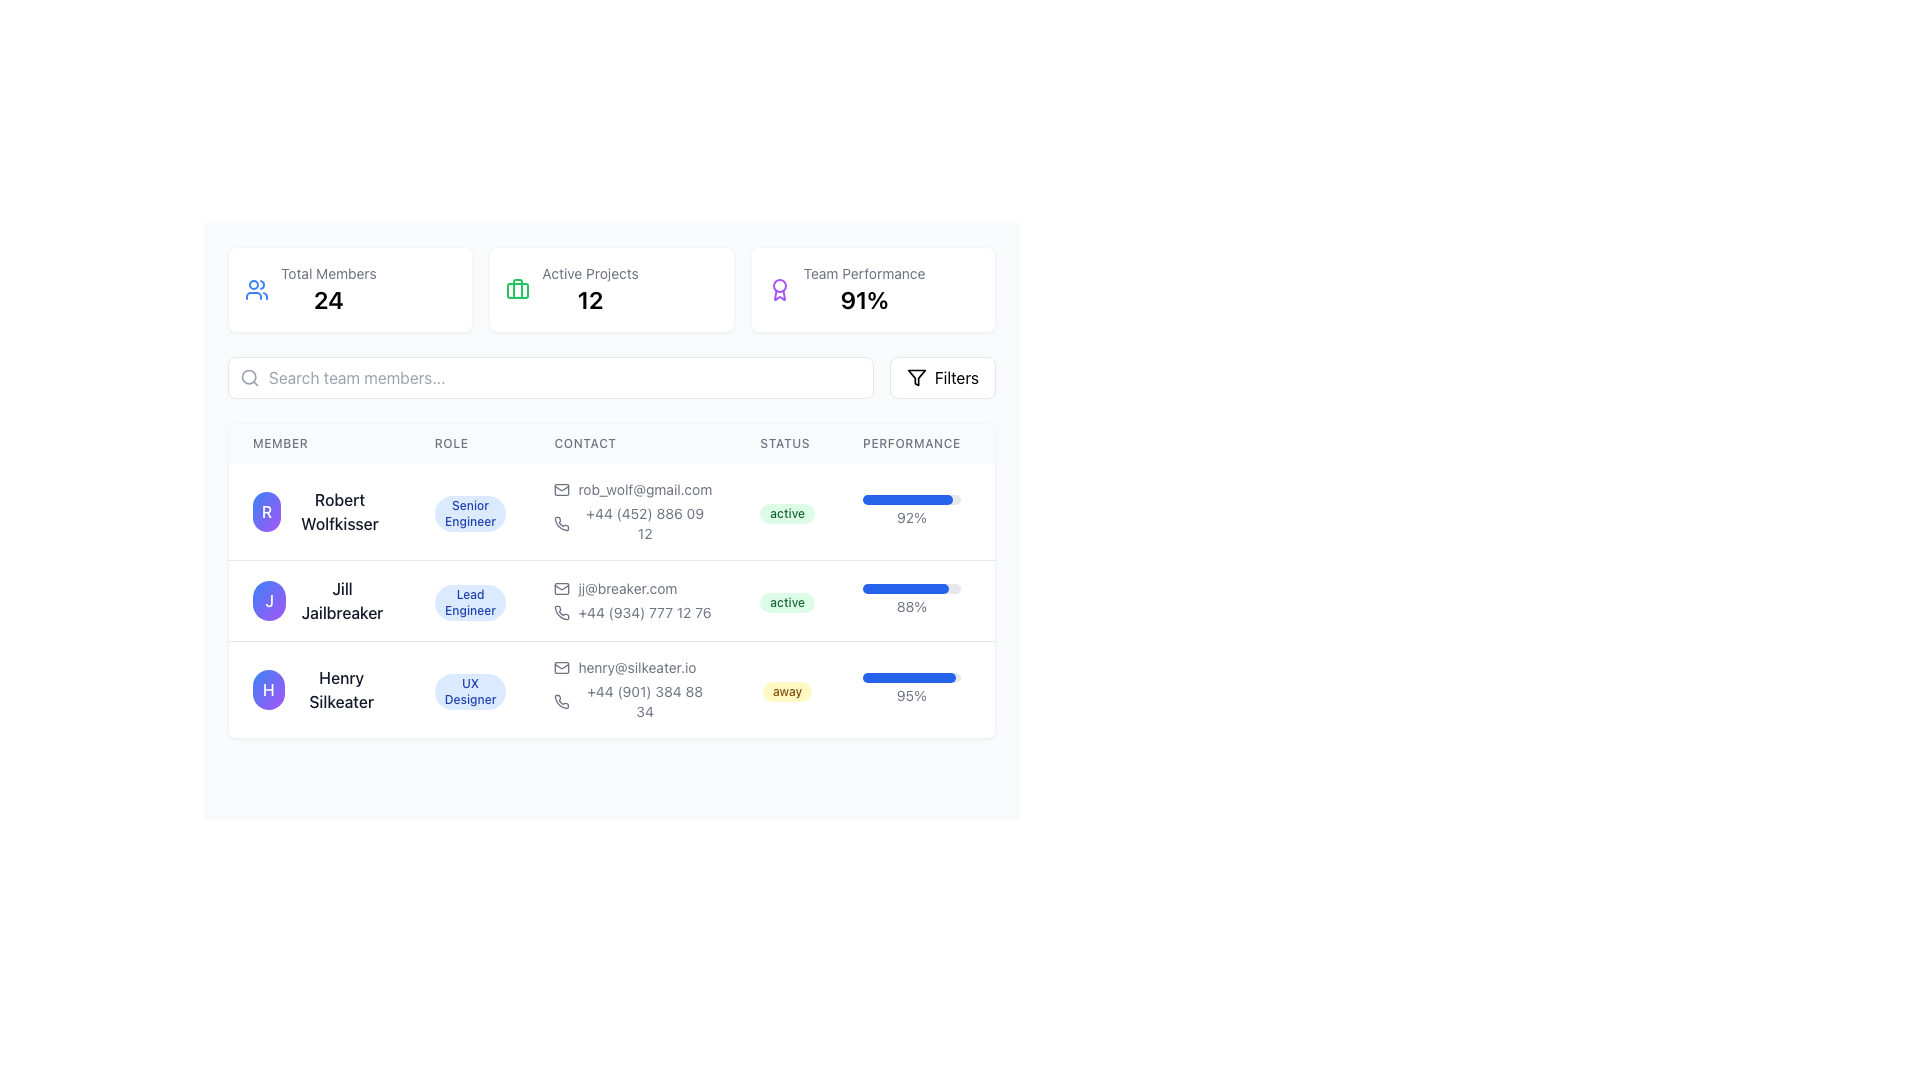  What do you see at coordinates (589, 289) in the screenshot?
I see `'Active Projects' label which consists of the text 'Active Projects' in a smaller, gray font above and the number '12' in a larger, bold font below, located at the center of the top summary section of the interface` at bounding box center [589, 289].